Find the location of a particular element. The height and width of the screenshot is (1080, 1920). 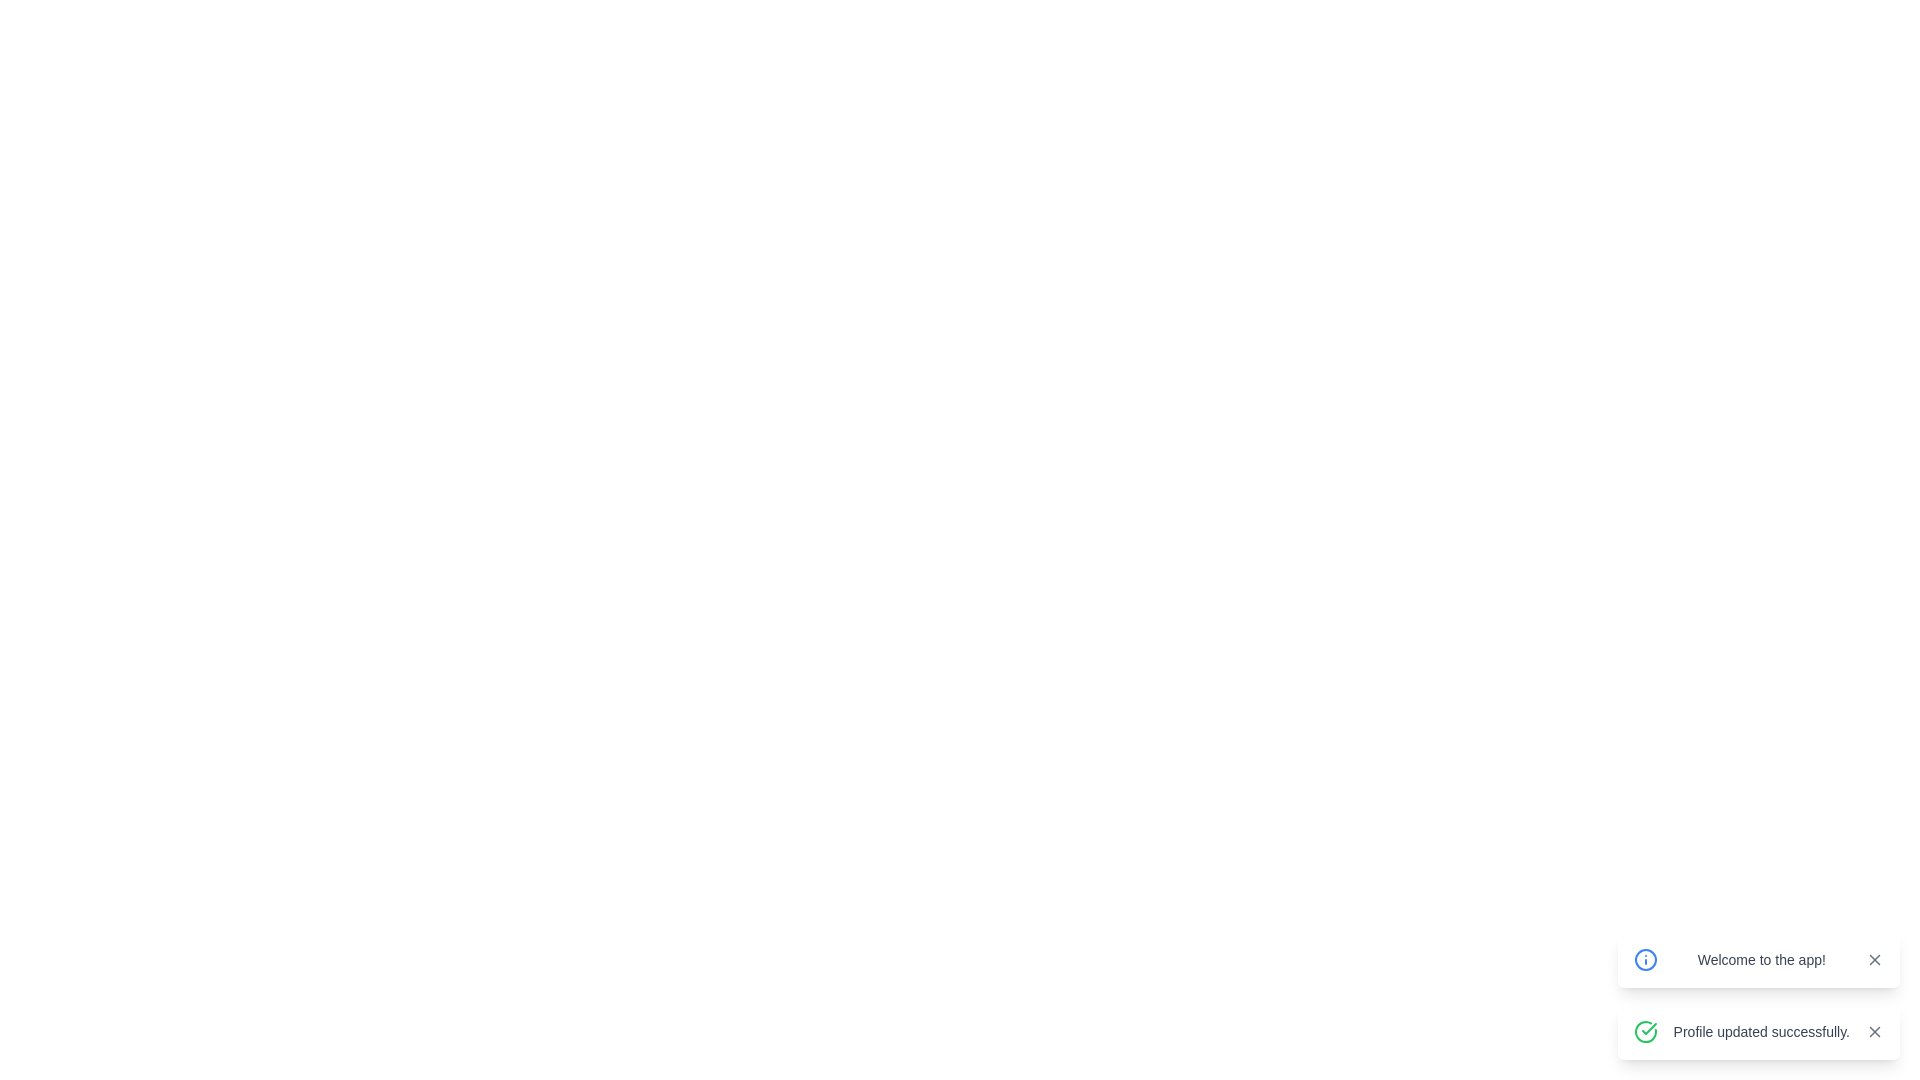

the circular SVG graphic element located next to the text 'Welcome to the app!' in the notification section at the lower right corner of the layout is located at coordinates (1645, 959).